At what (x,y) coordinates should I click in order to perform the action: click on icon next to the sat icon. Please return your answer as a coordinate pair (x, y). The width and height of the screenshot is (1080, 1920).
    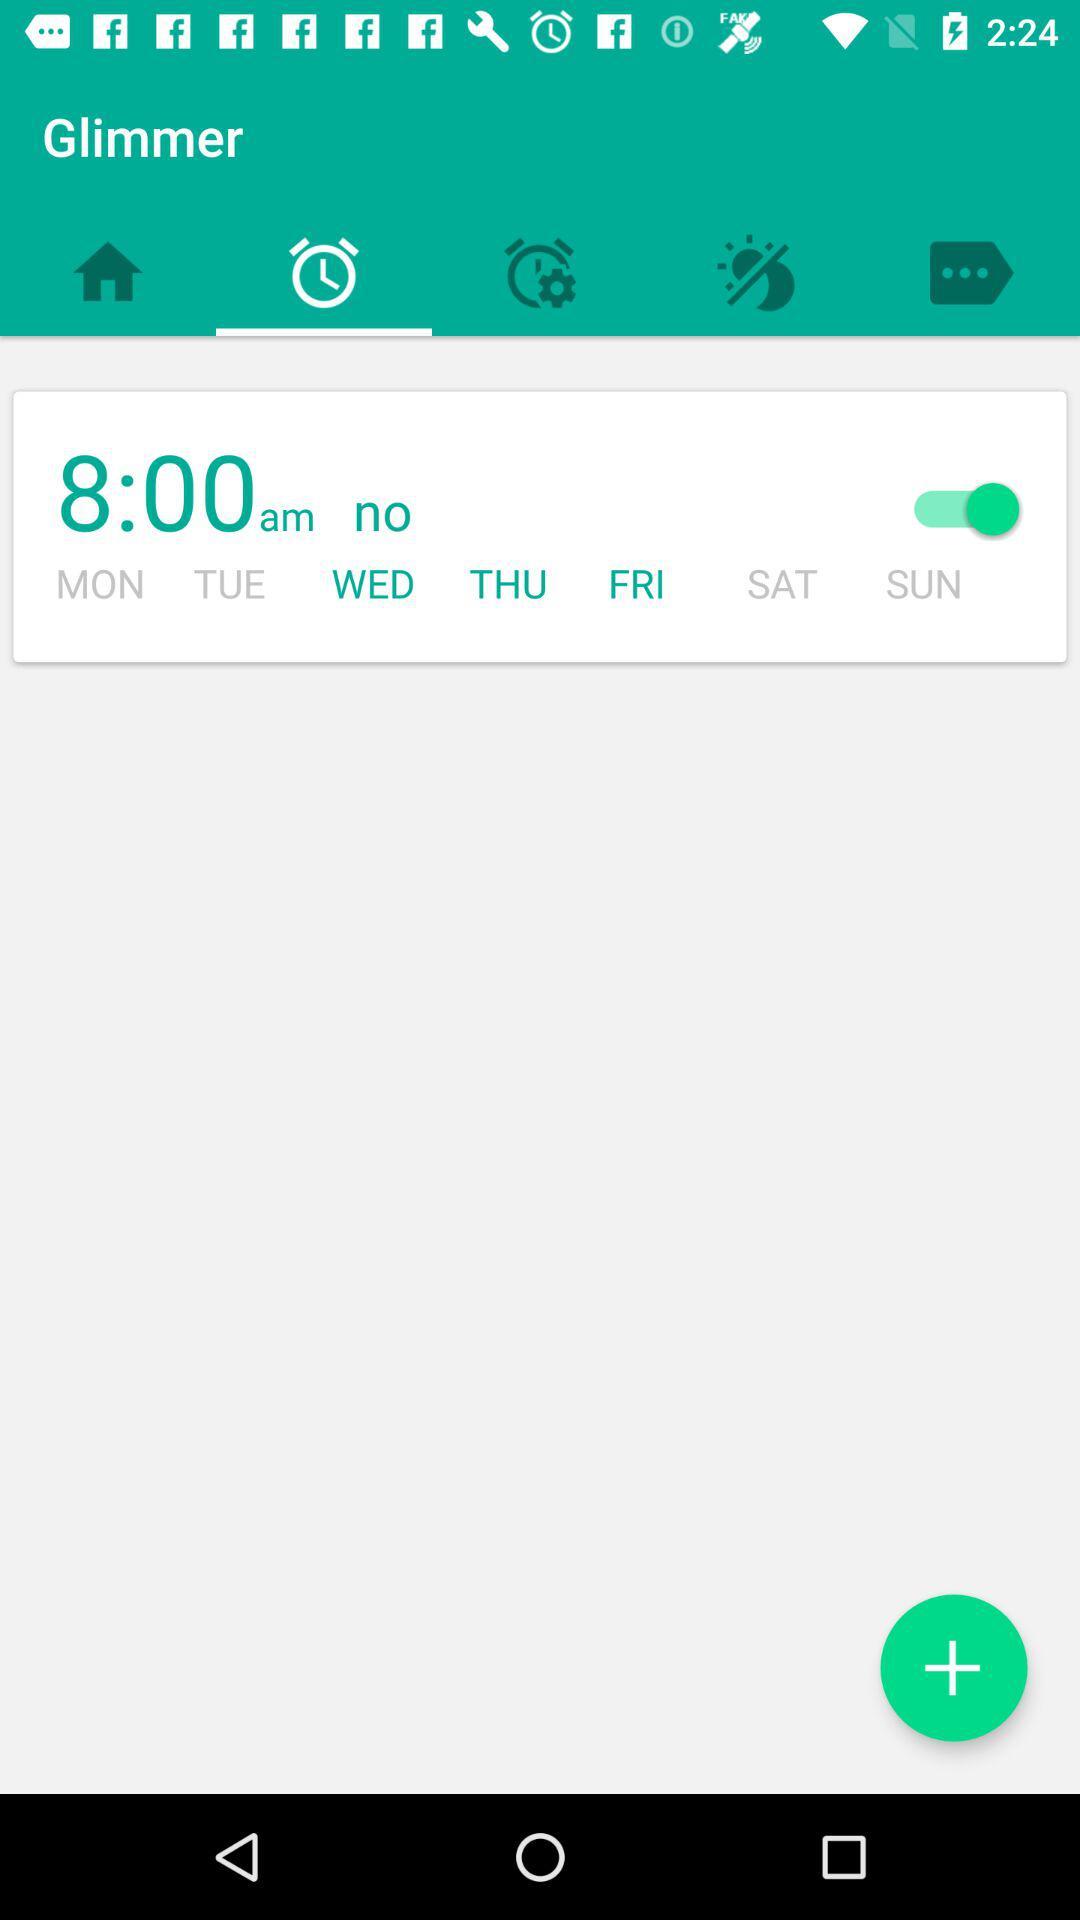
    Looking at the image, I should click on (965, 509).